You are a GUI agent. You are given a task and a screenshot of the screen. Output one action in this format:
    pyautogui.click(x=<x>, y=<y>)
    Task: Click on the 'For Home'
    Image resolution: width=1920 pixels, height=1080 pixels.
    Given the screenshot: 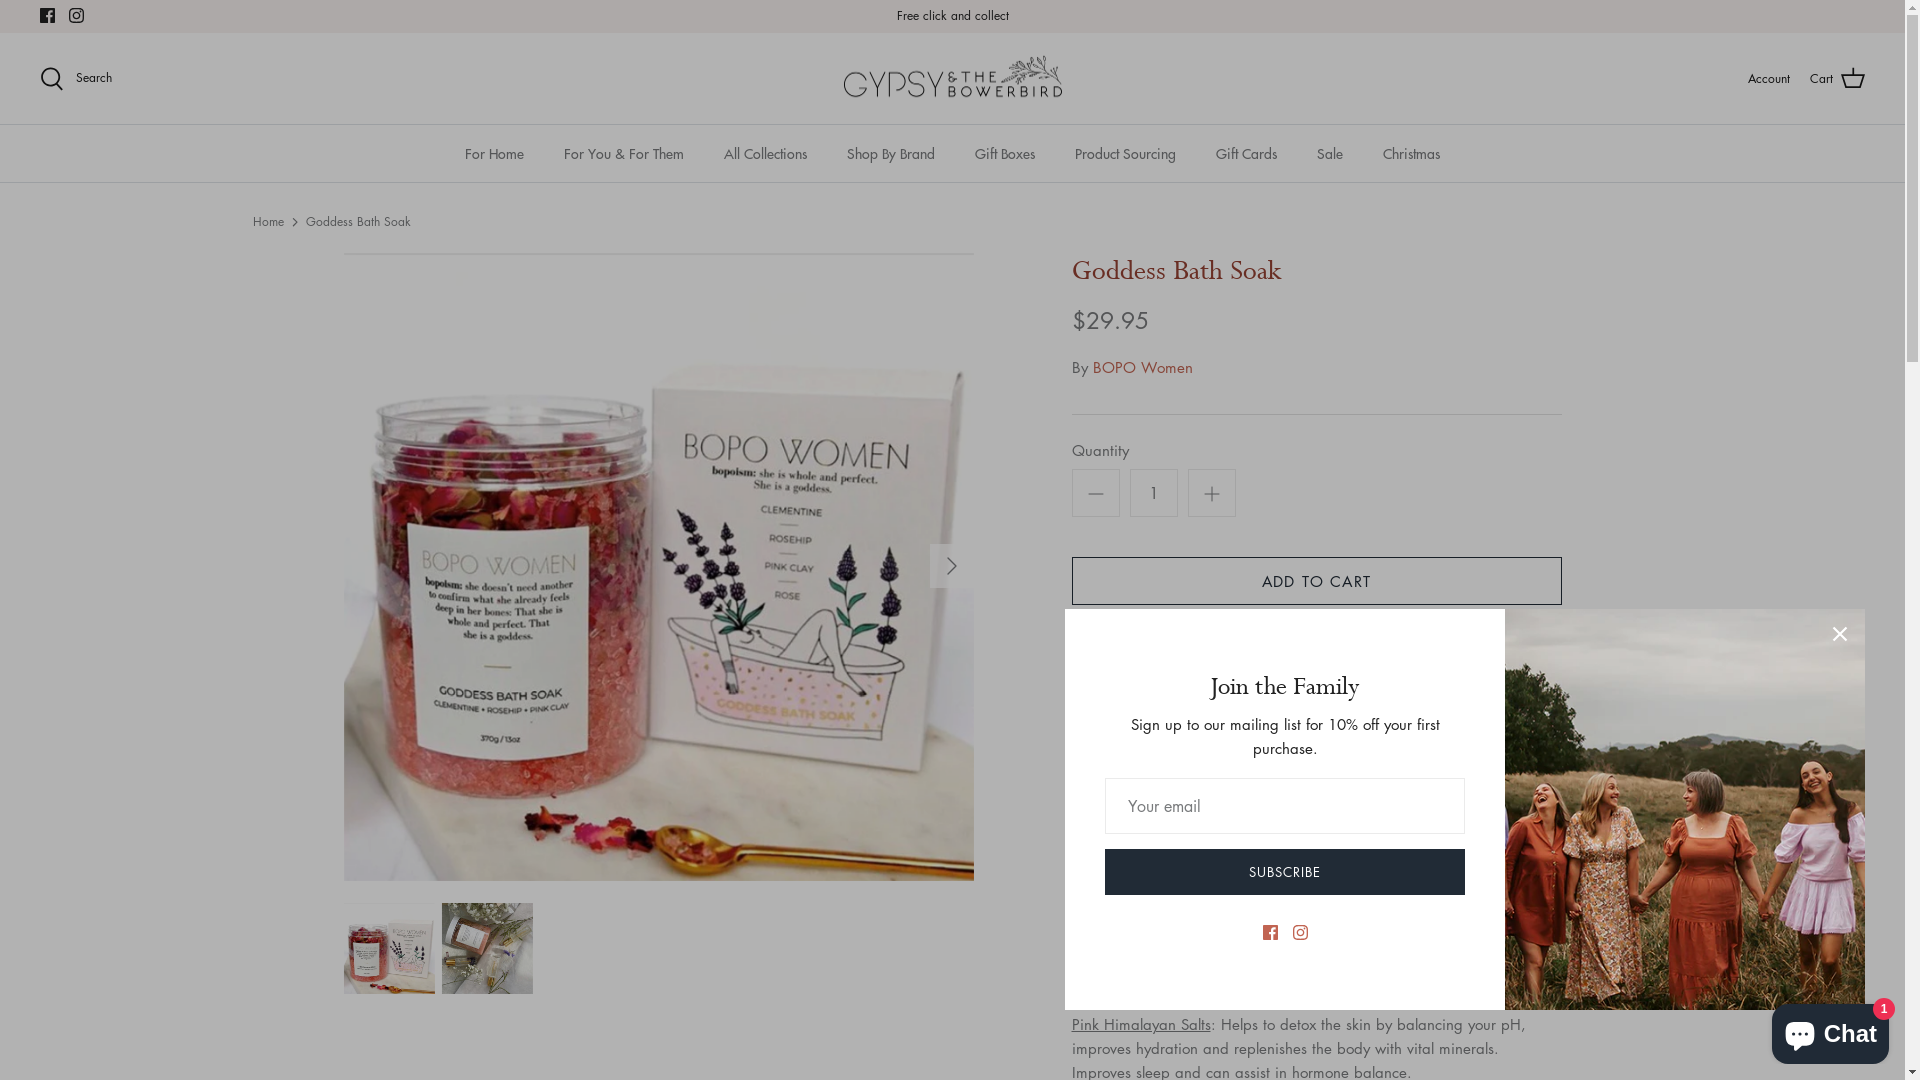 What is the action you would take?
    pyautogui.click(x=494, y=152)
    